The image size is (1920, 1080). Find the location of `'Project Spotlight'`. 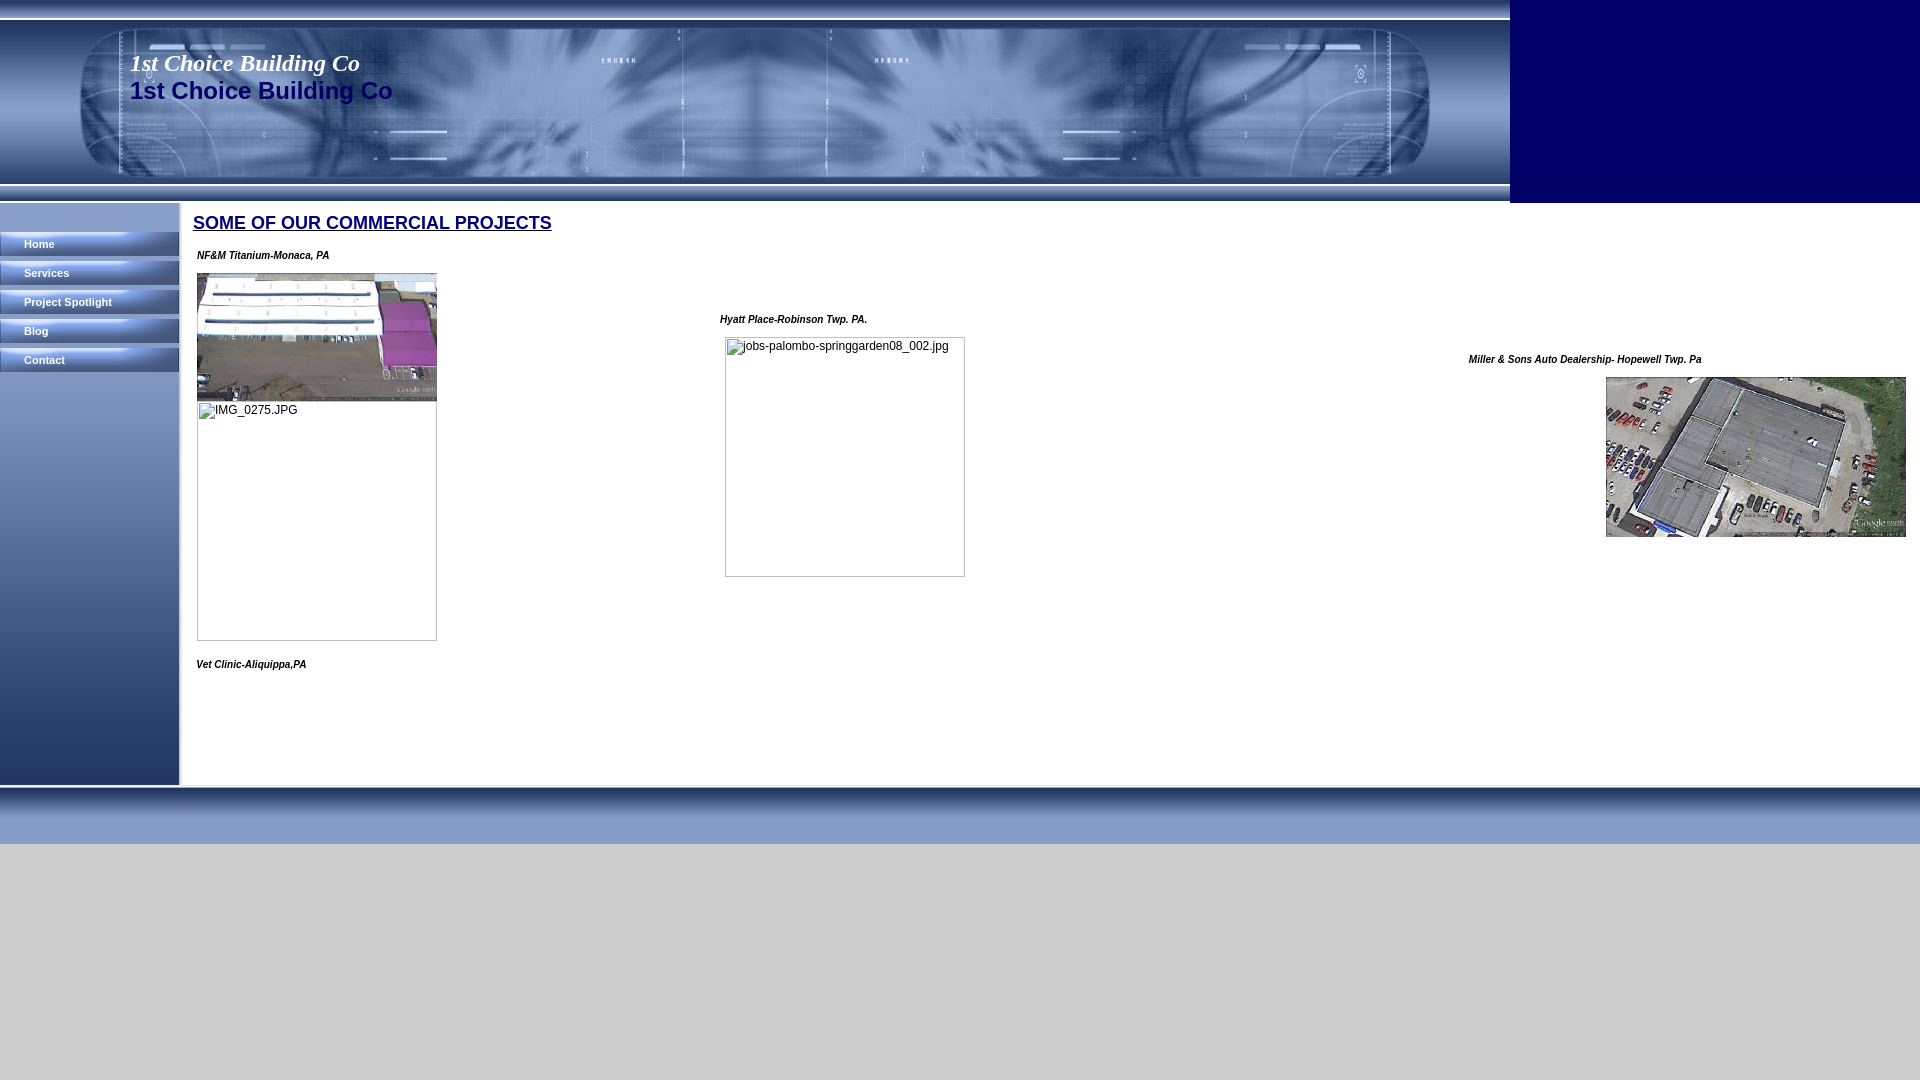

'Project Spotlight' is located at coordinates (90, 301).